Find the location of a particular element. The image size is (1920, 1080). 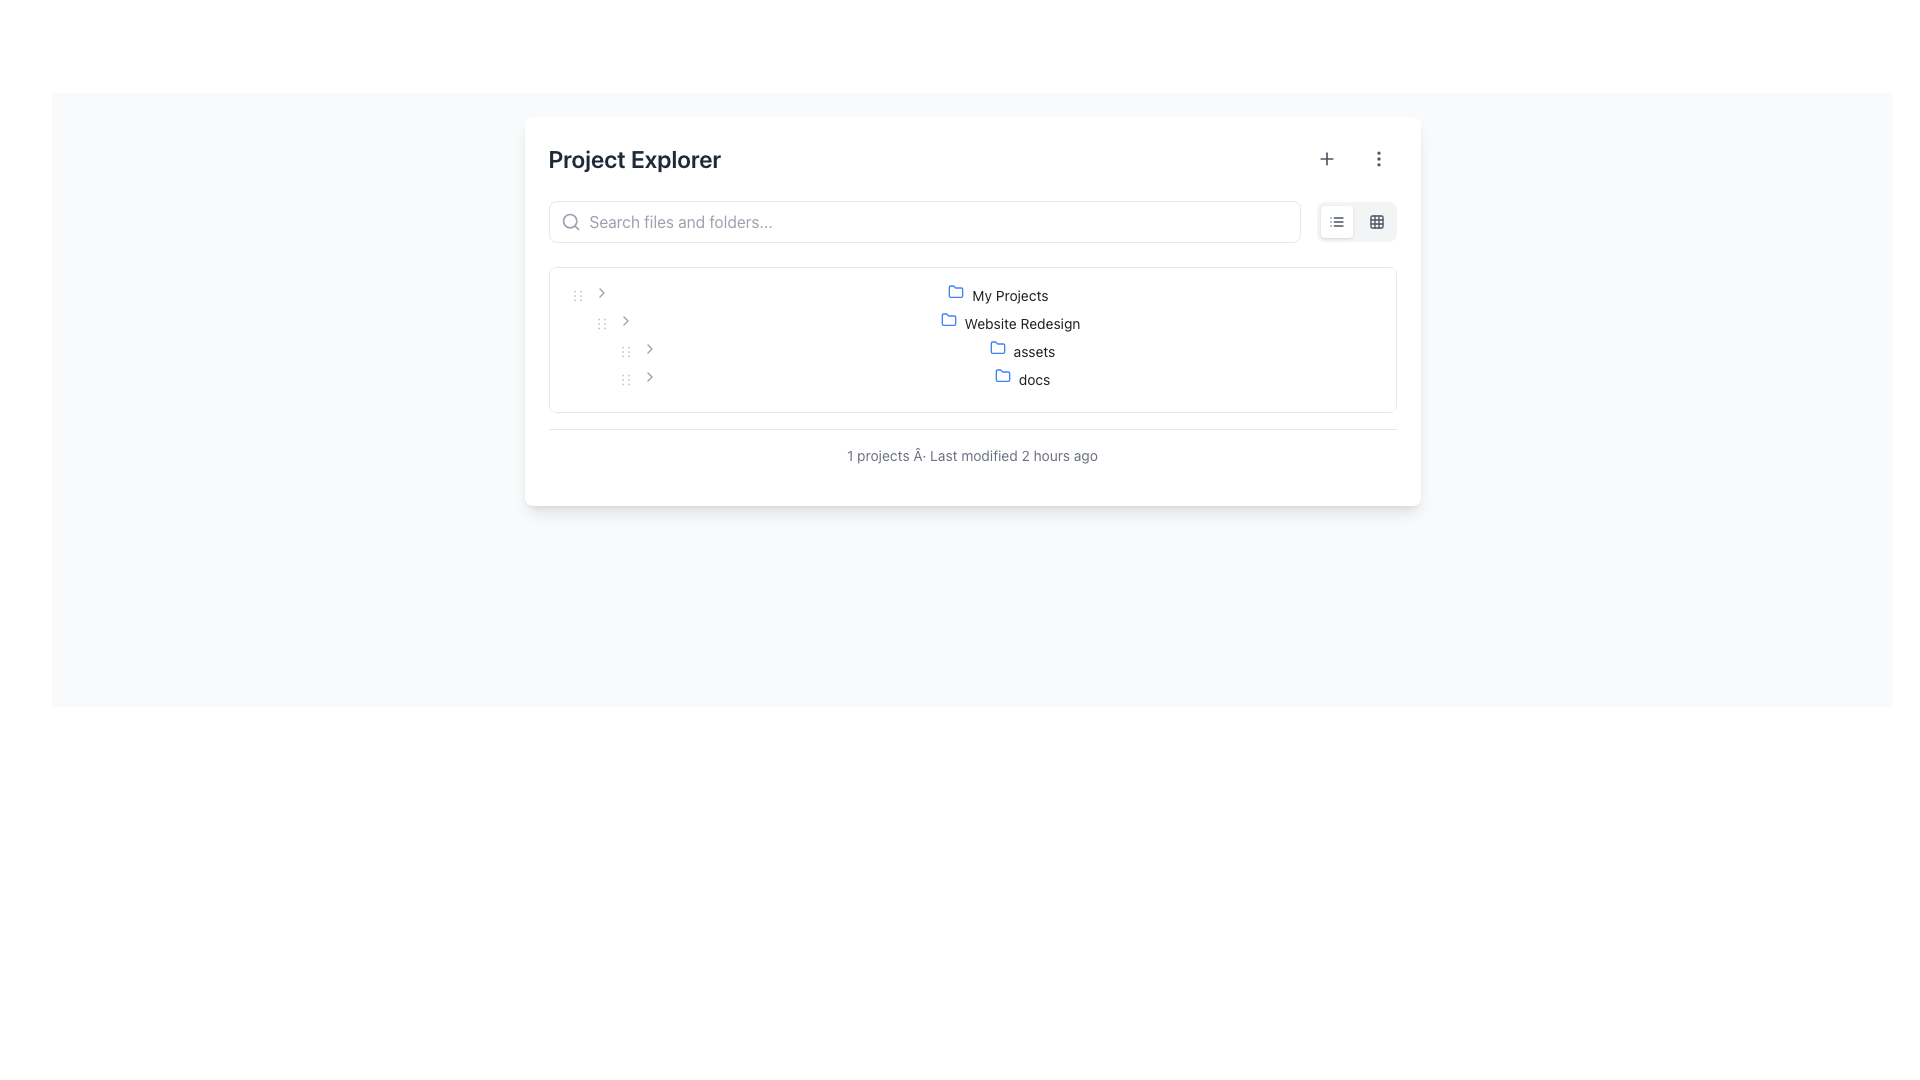

the 'Website Redesign' tree item node, which is styled as a collapsible tree item with a blue folder icon is located at coordinates (1010, 323).